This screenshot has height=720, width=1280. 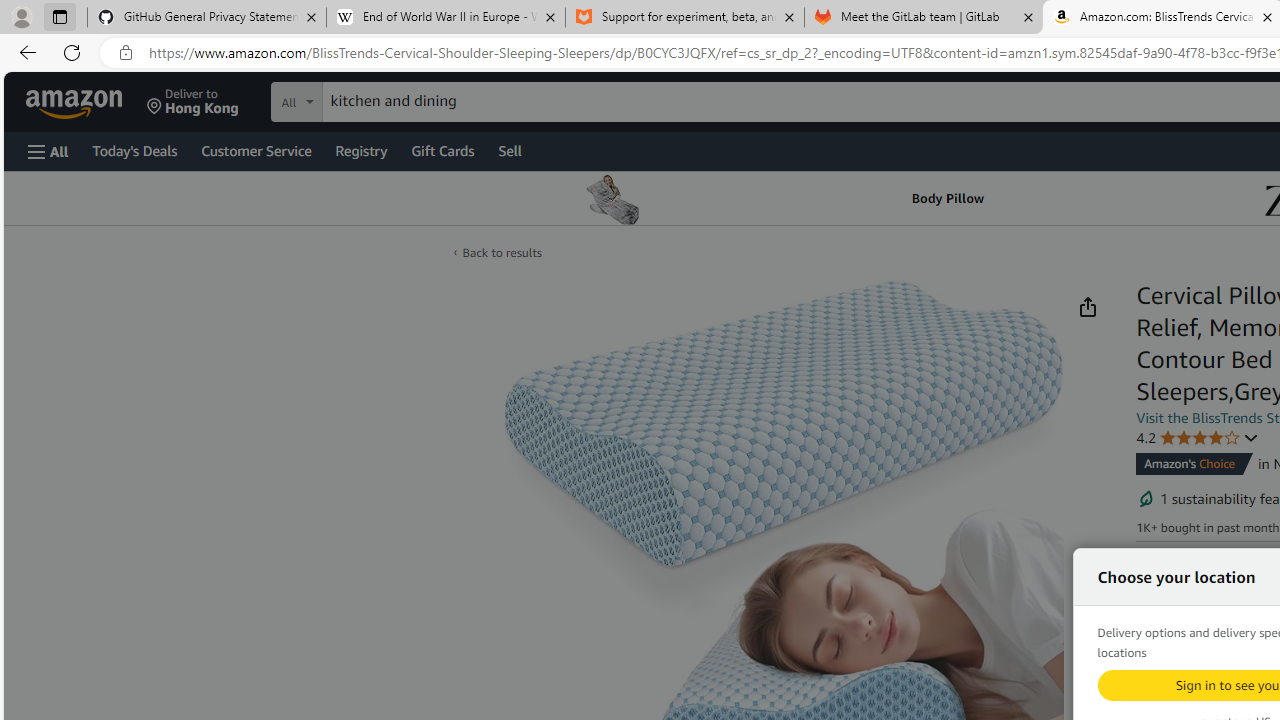 I want to click on 'Skip to main content', so click(x=86, y=100).